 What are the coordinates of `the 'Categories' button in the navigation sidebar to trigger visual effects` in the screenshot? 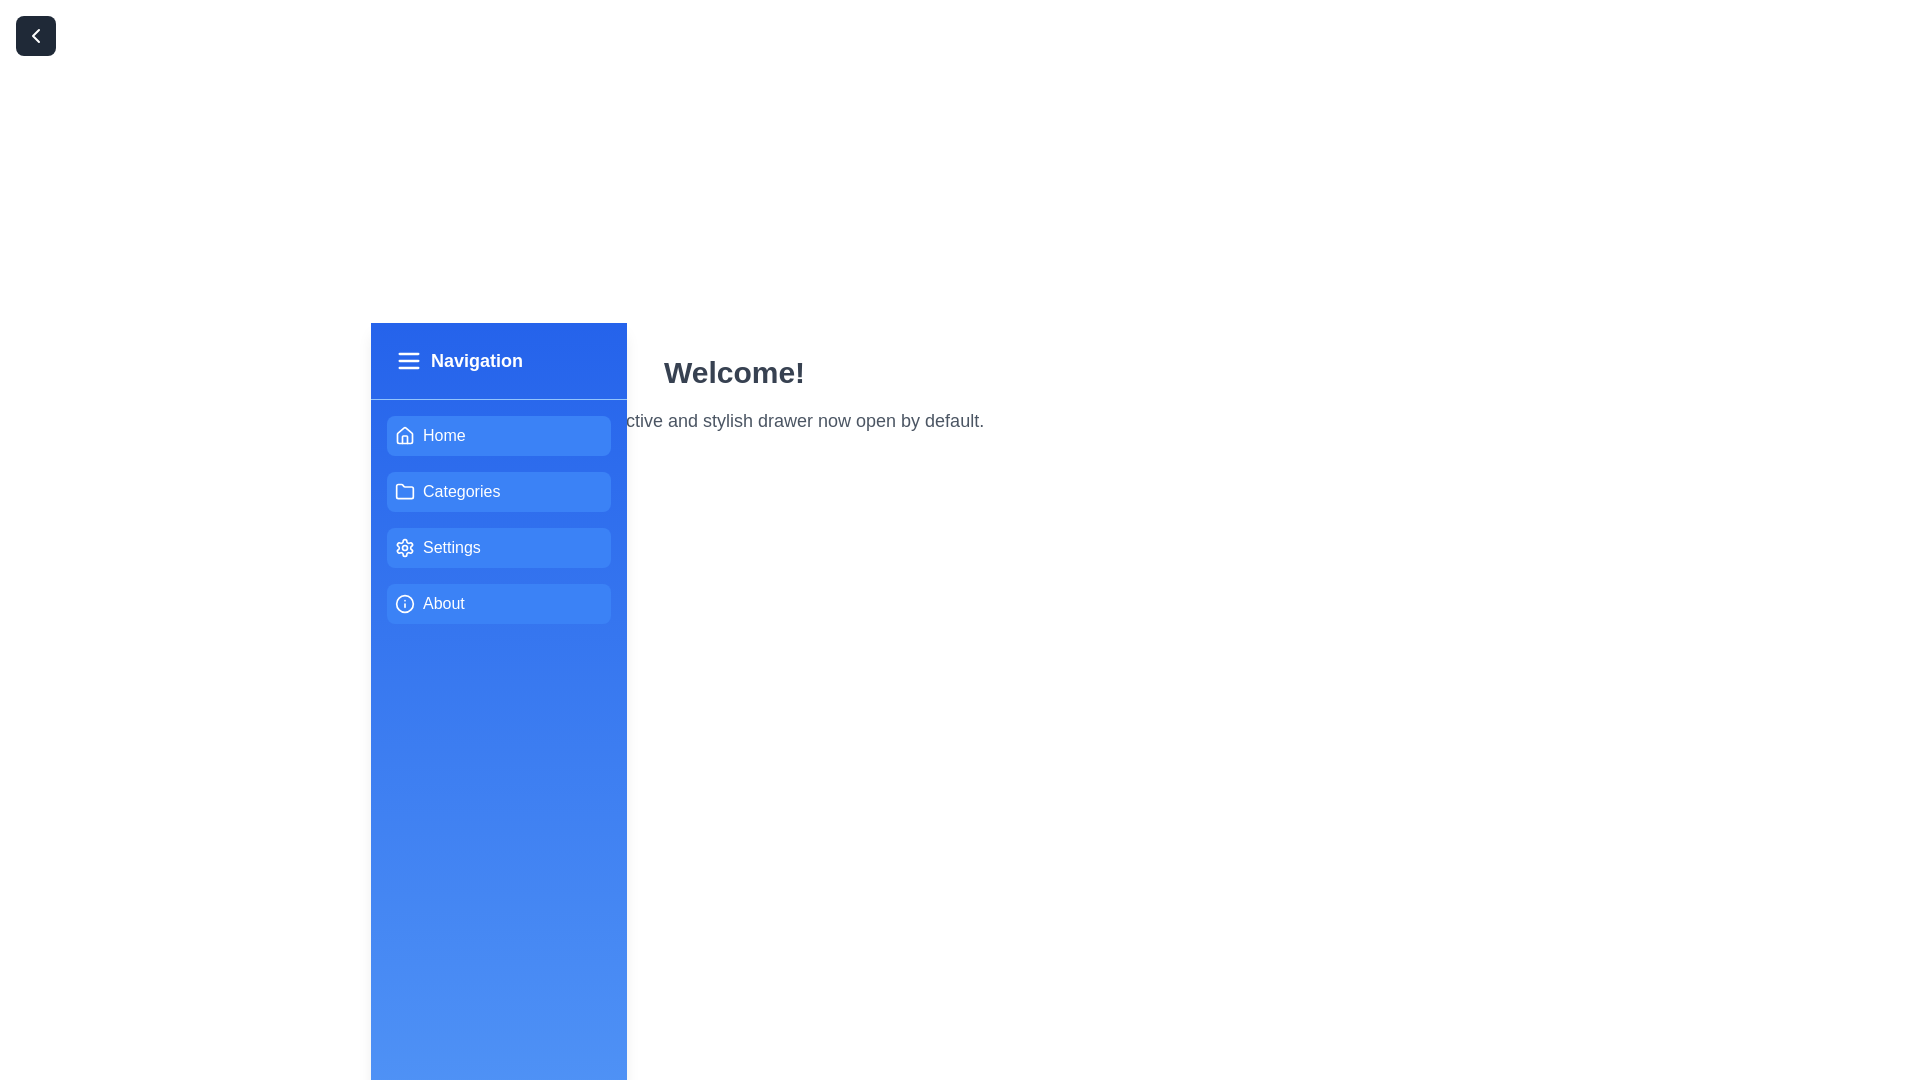 It's located at (499, 492).